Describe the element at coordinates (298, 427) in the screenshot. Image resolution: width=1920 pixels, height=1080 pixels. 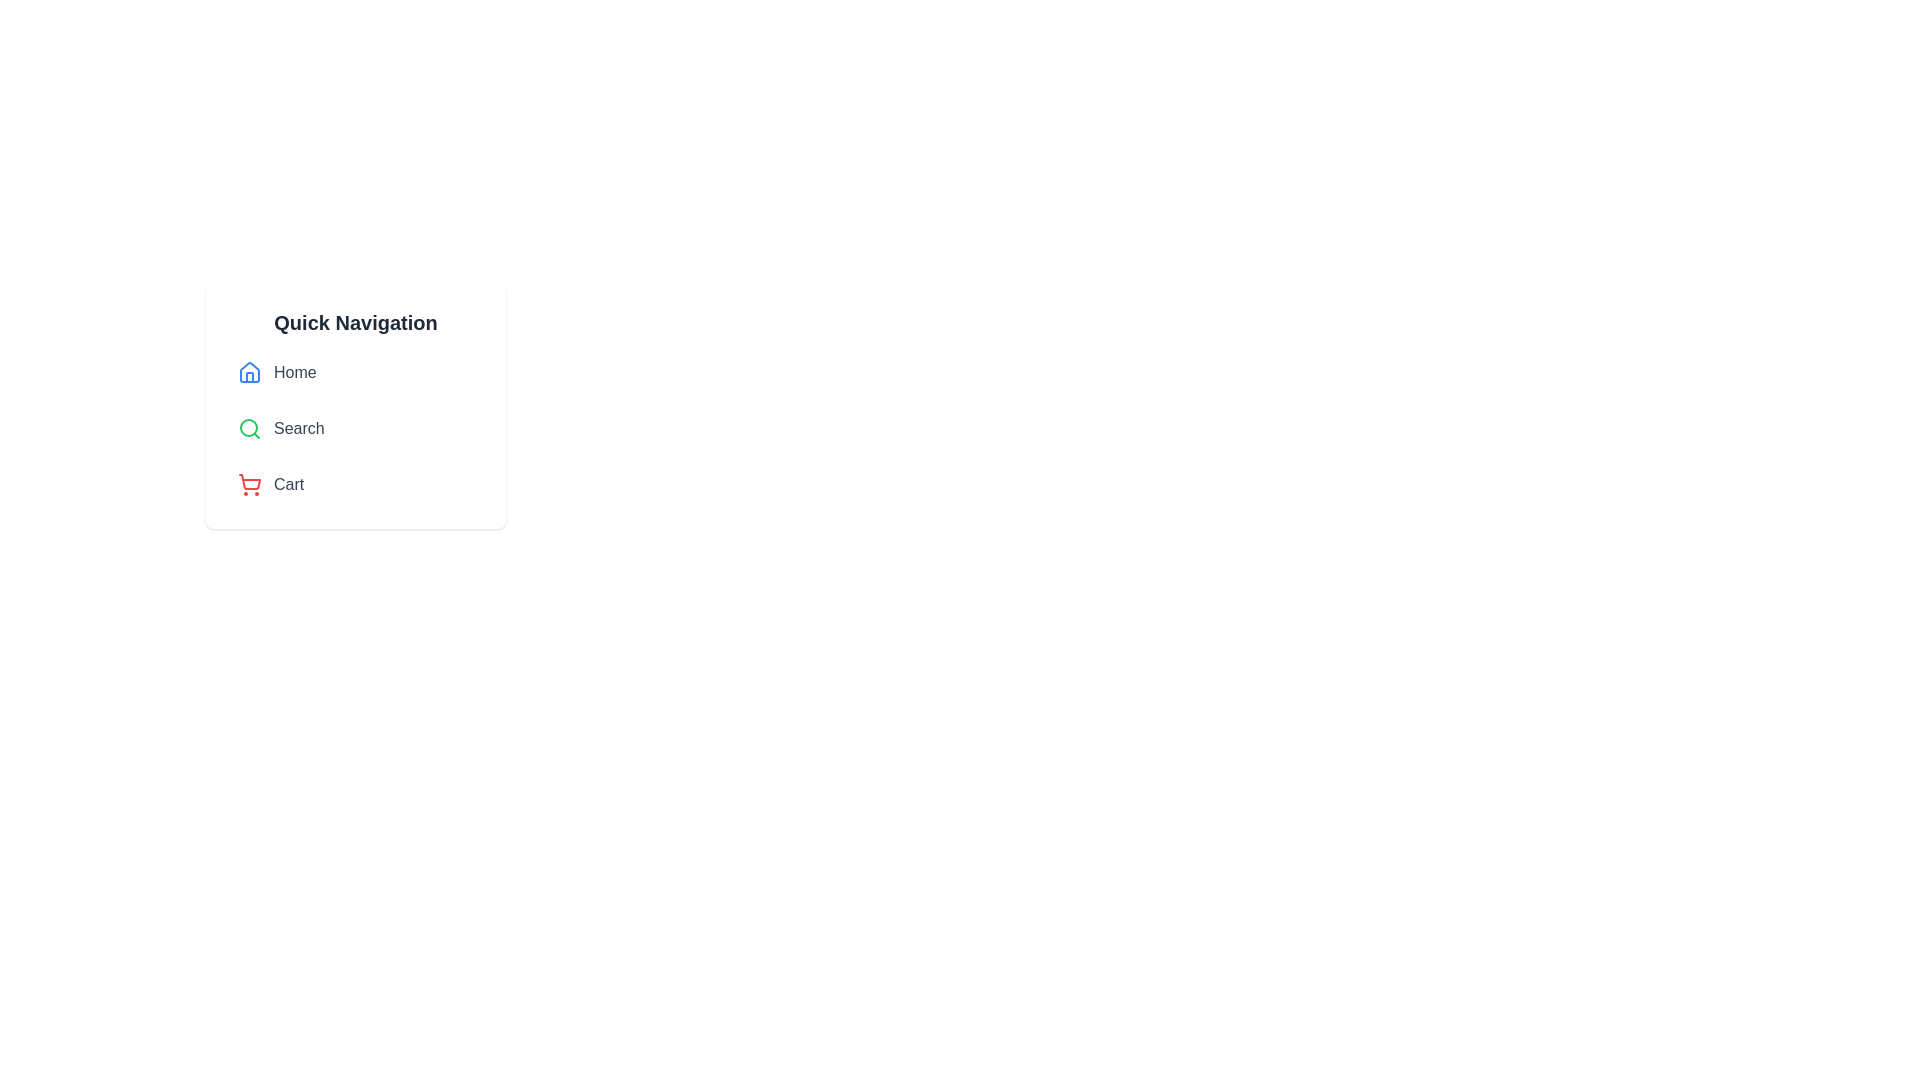
I see `the 'Search' hyperlink` at that location.